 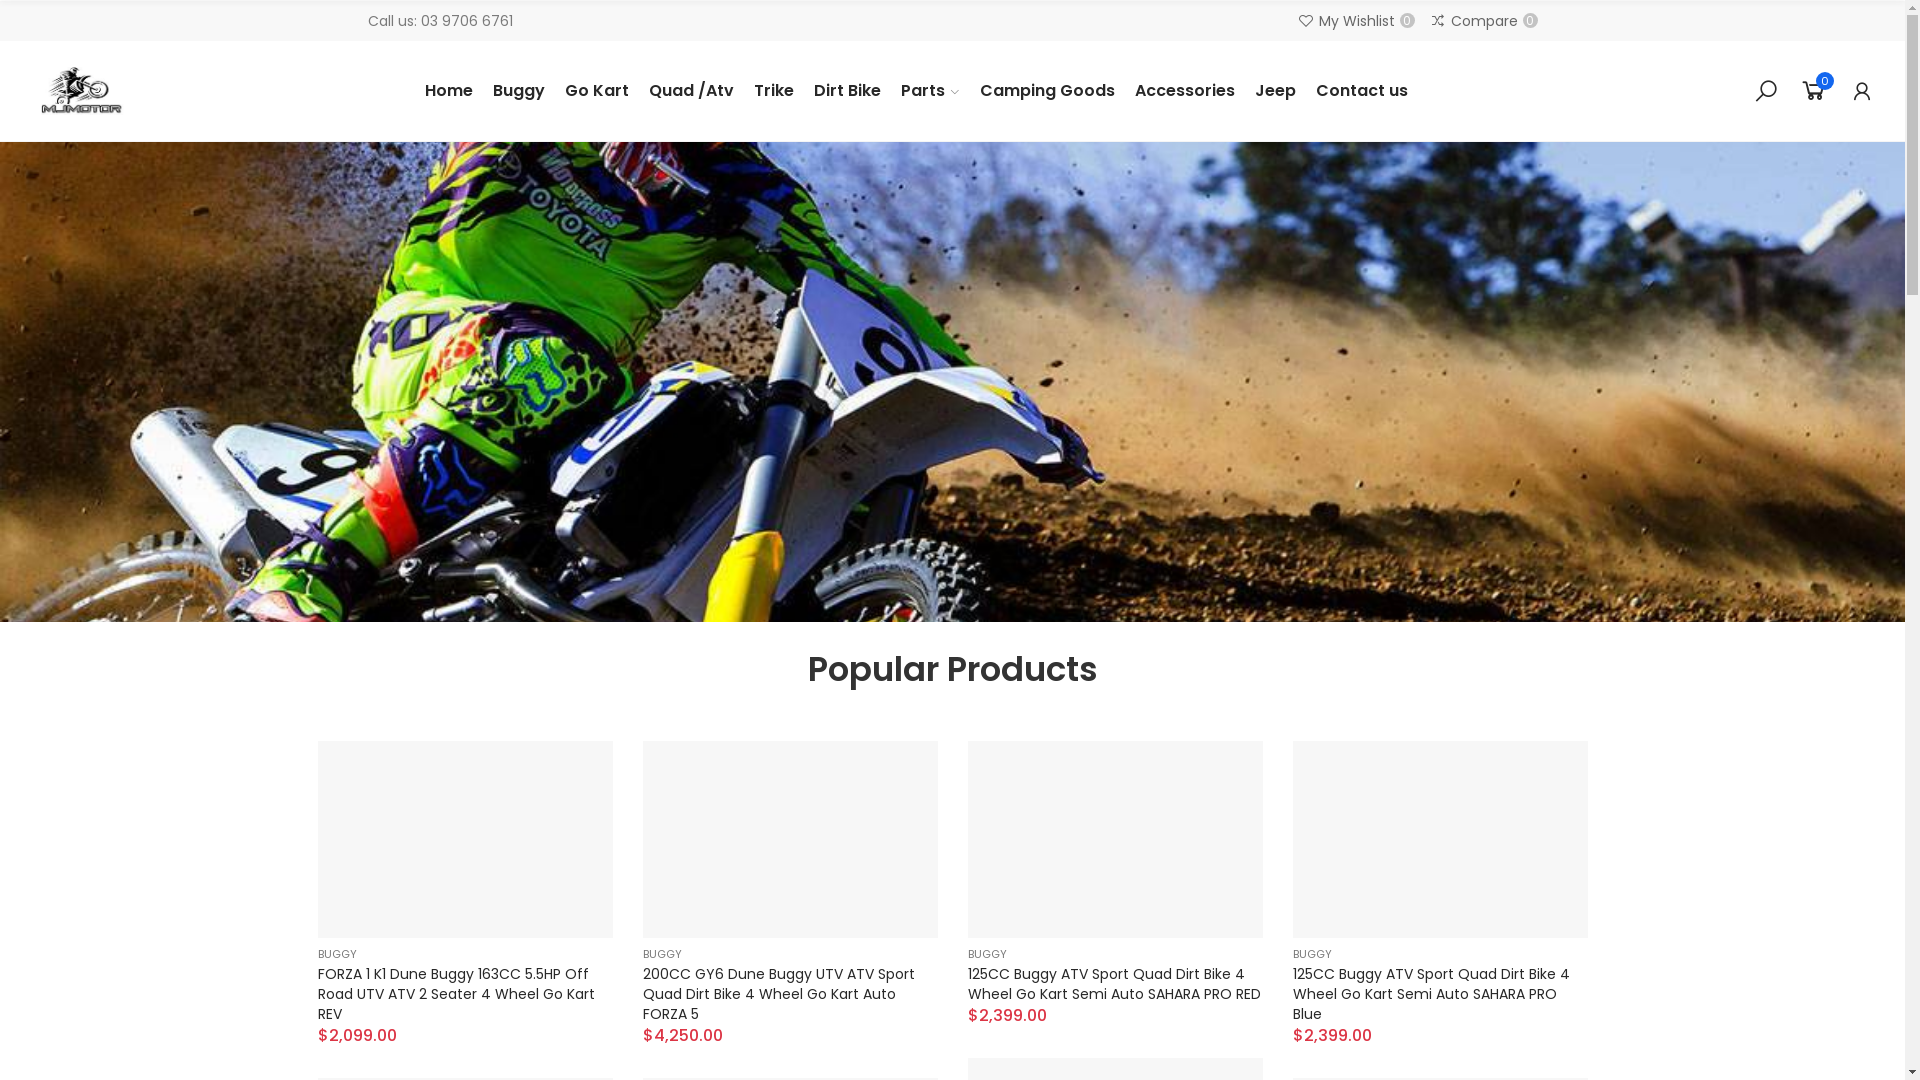 I want to click on 'Dirt Bike', so click(x=846, y=91).